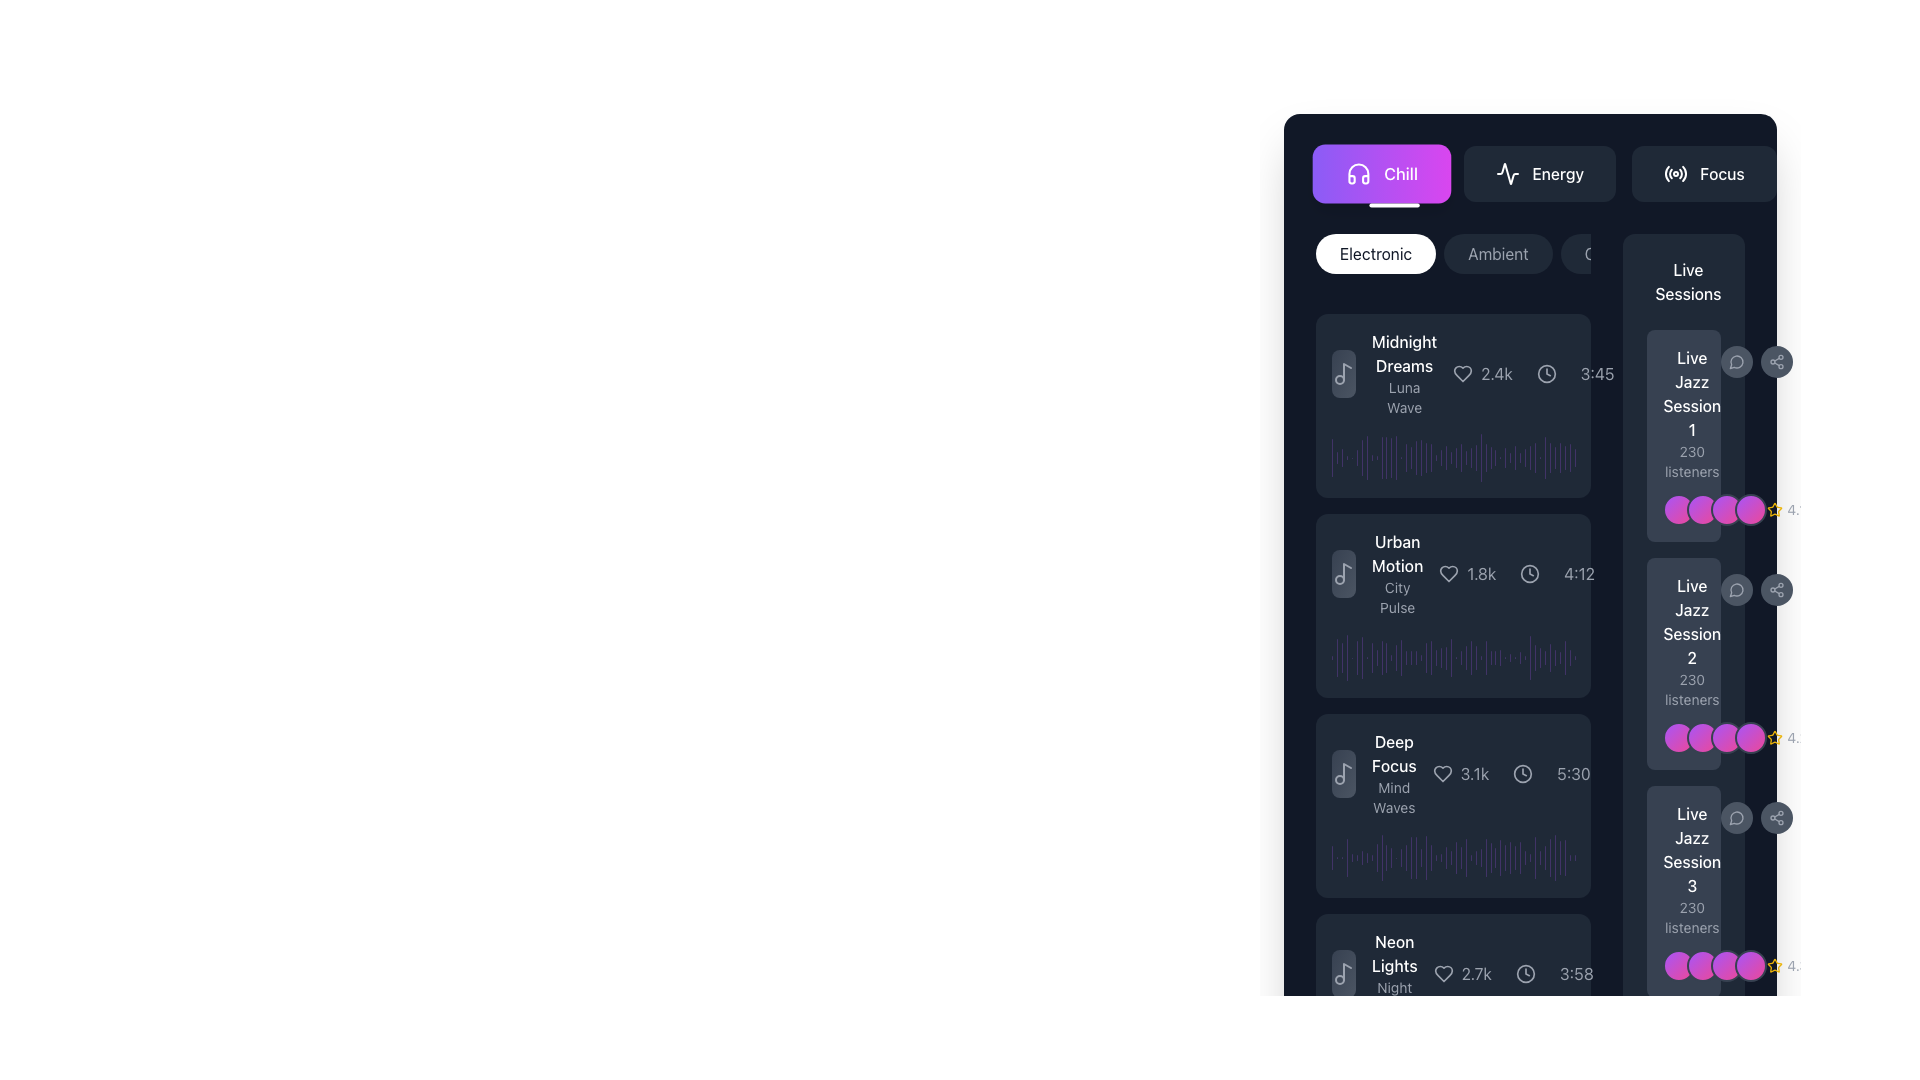 The width and height of the screenshot is (1920, 1080). What do you see at coordinates (1471, 458) in the screenshot?
I see `the thin purple decorative bar with rounded end, which is the 25th element in a horizontal series of similar elements` at bounding box center [1471, 458].